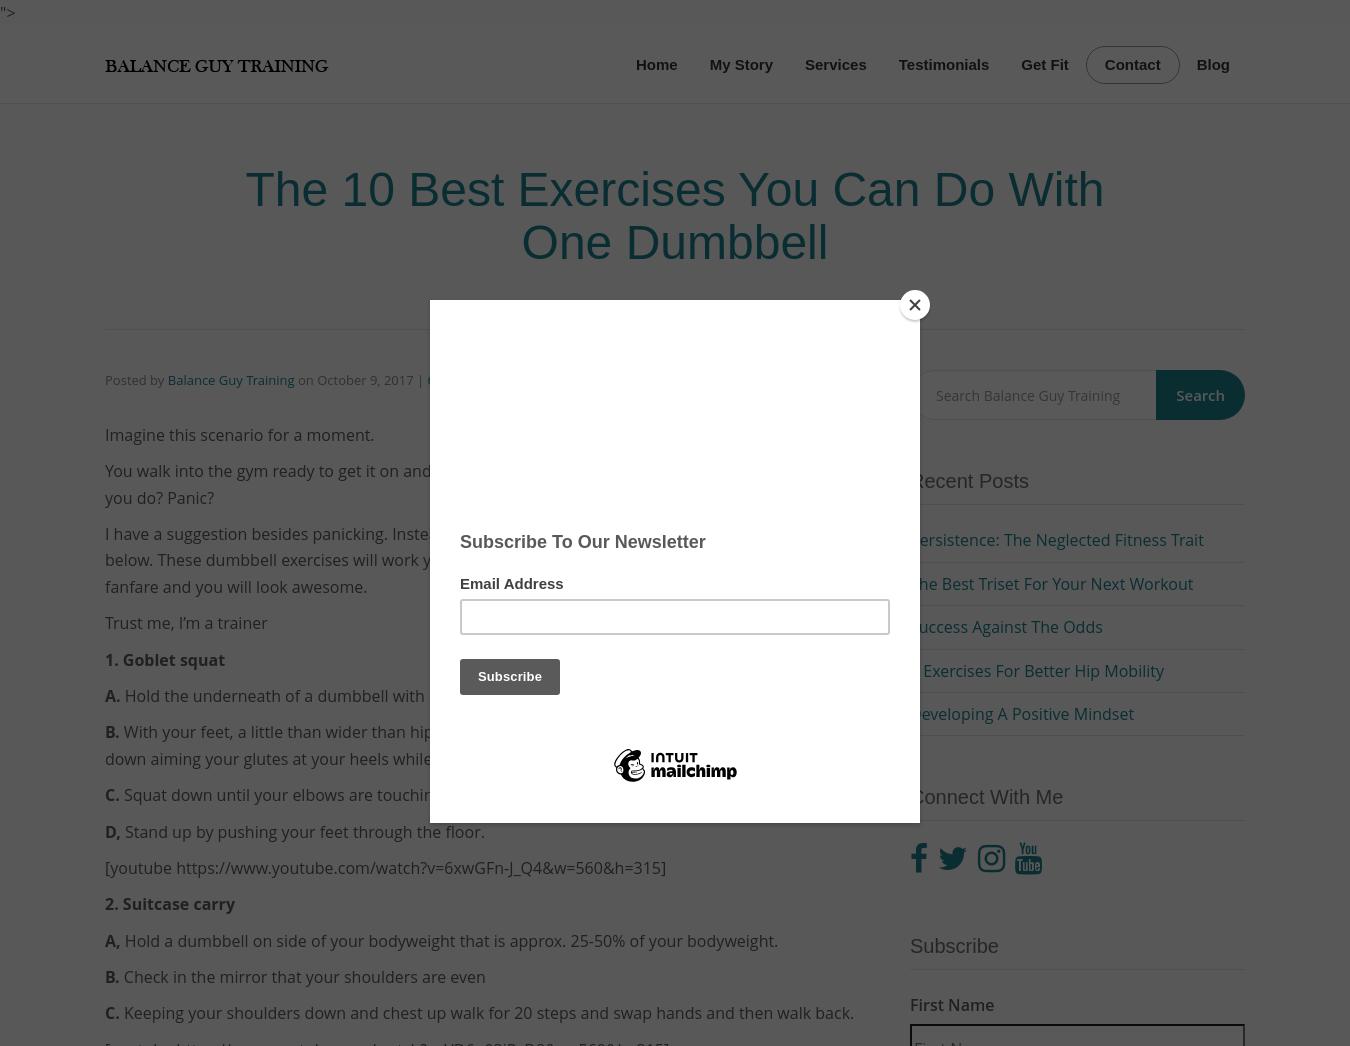  Describe the element at coordinates (909, 583) in the screenshot. I see `'The Best Triset For Your Next Workout'` at that location.